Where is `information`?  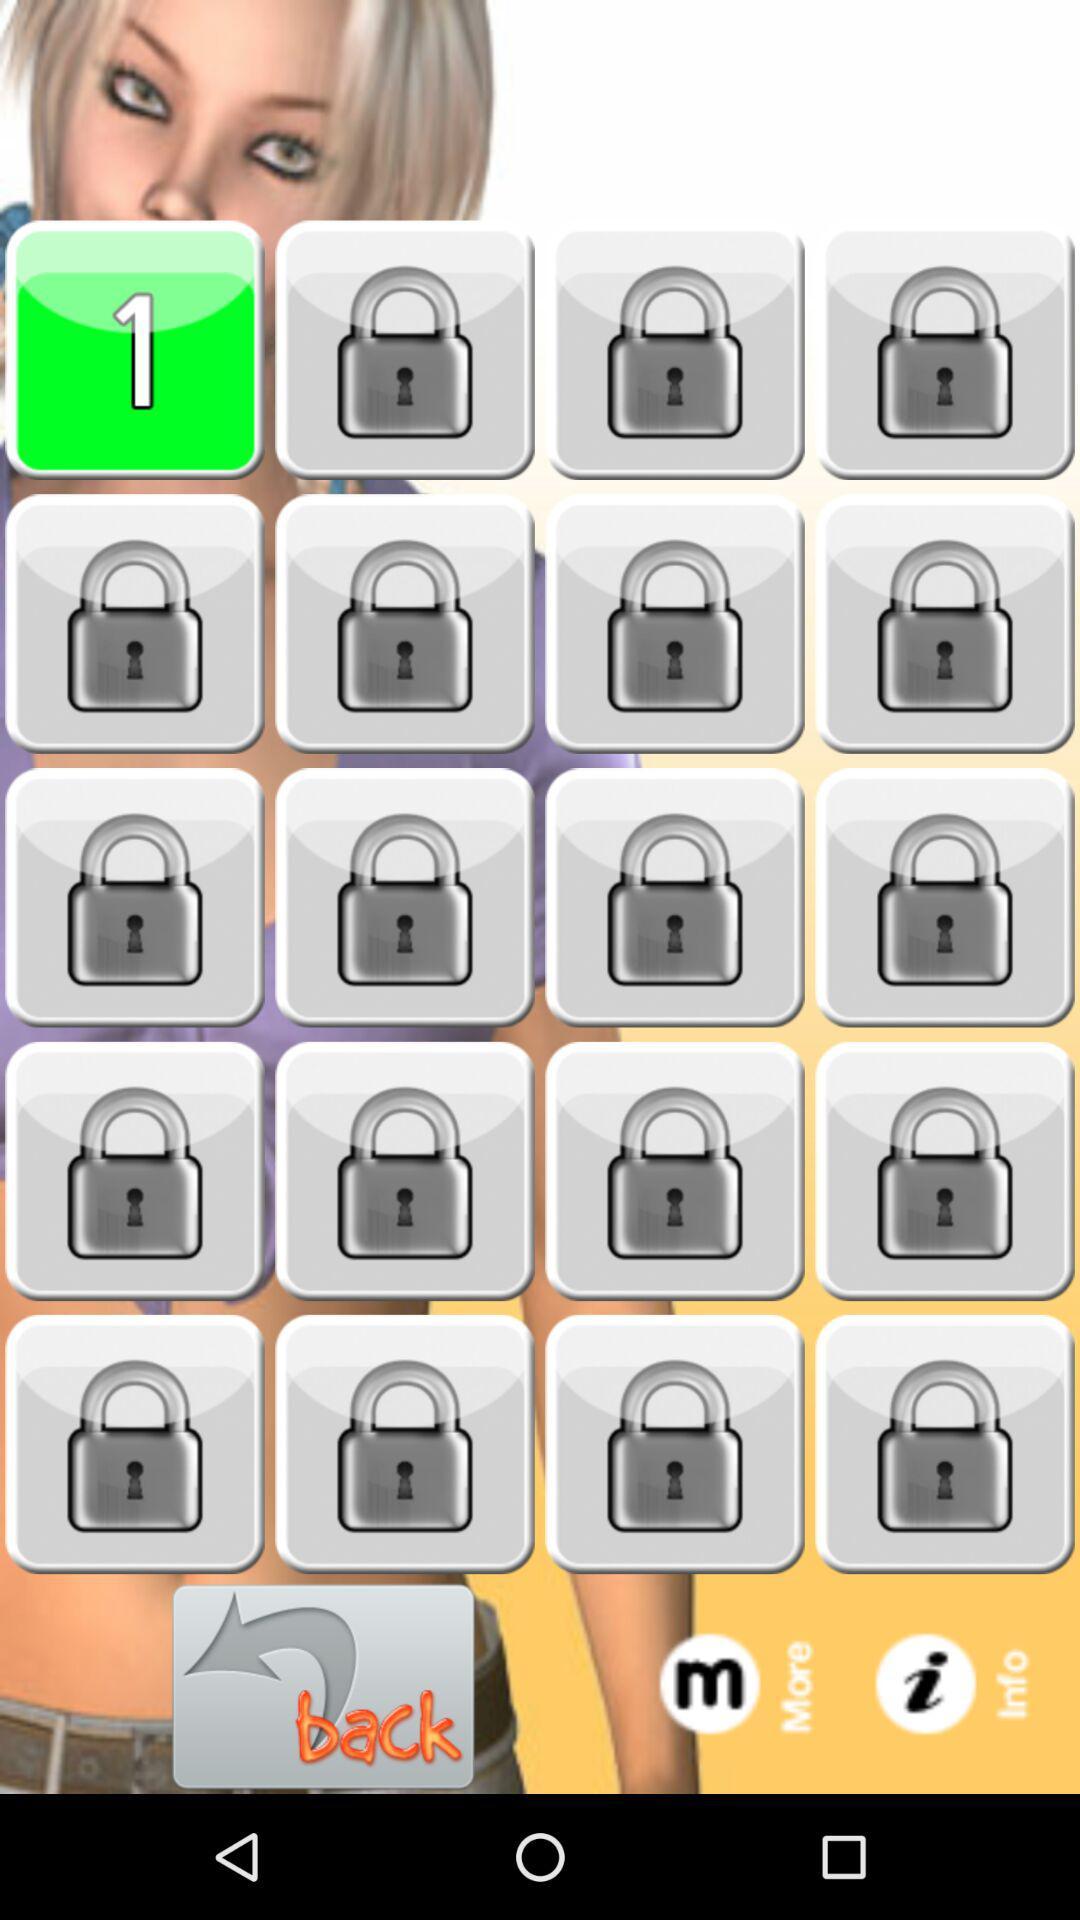 information is located at coordinates (971, 1686).